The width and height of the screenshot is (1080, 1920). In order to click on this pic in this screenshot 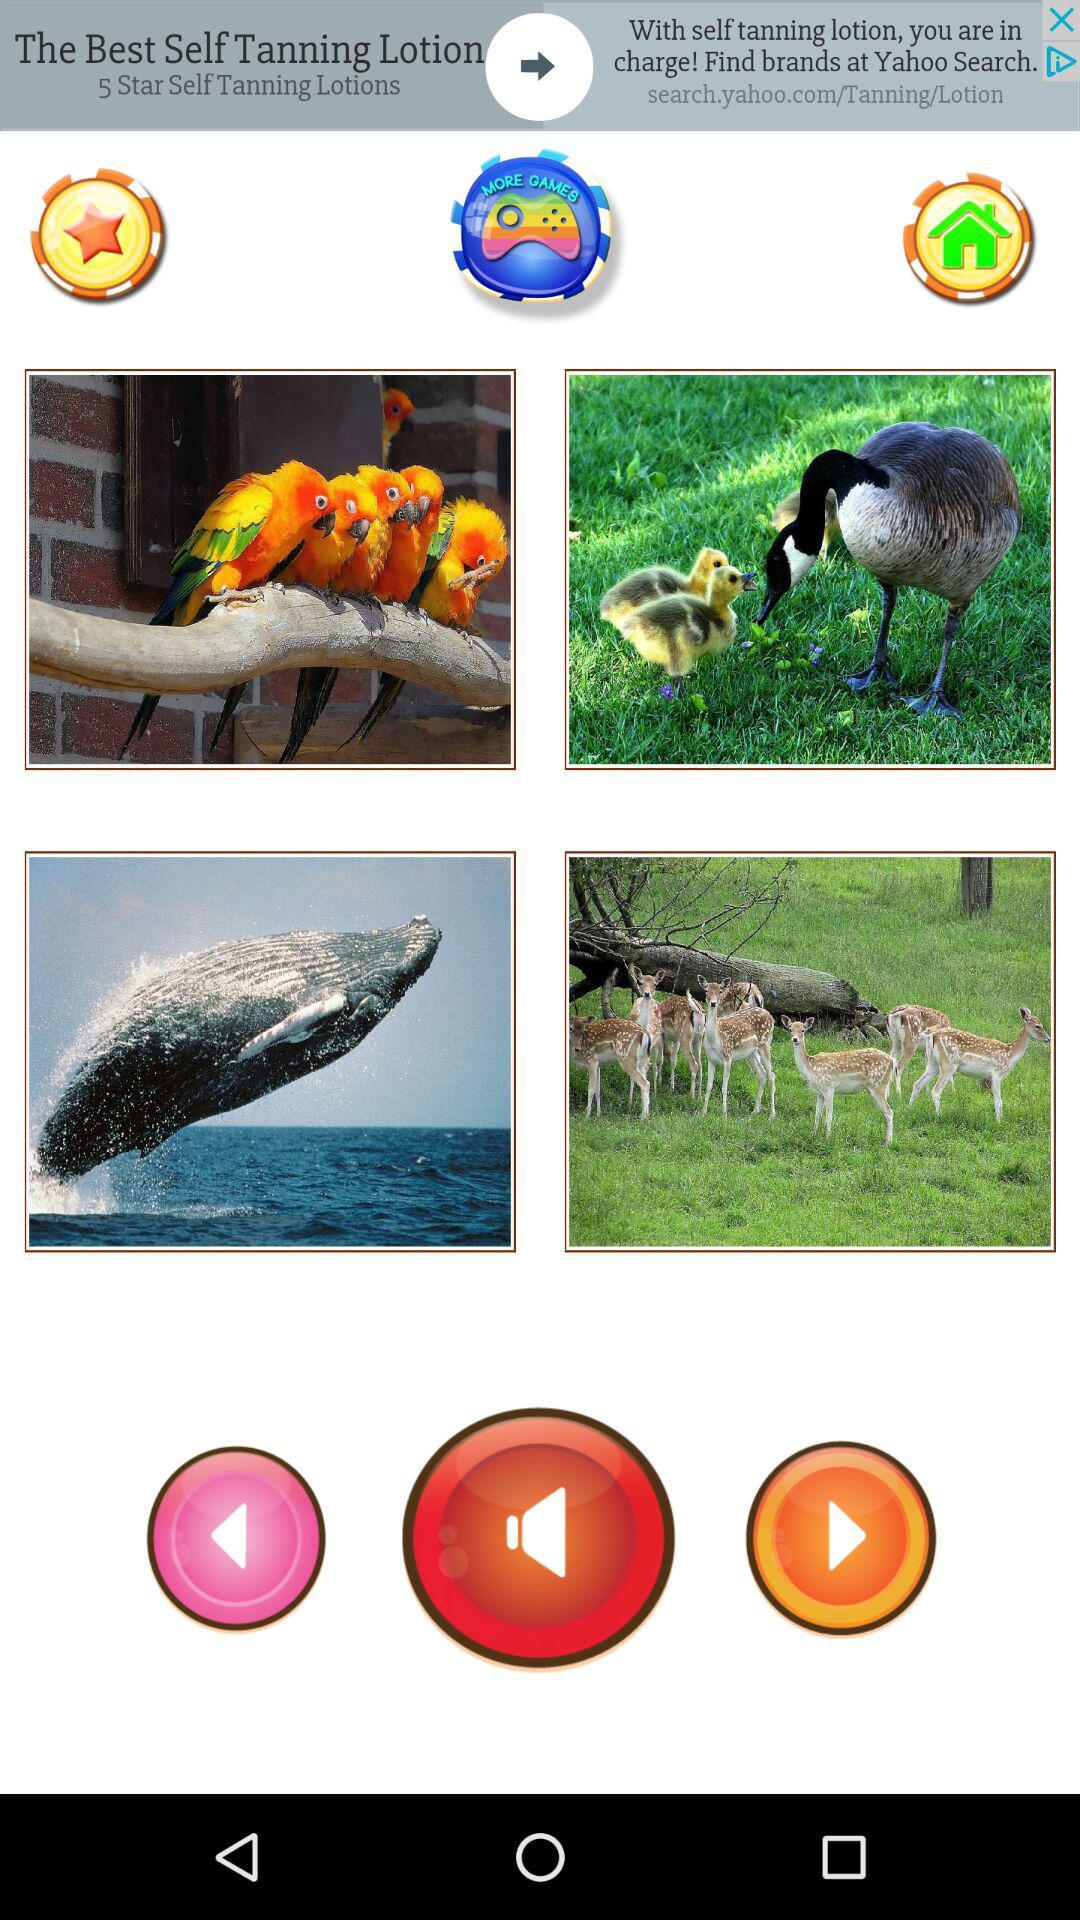, I will do `click(270, 1050)`.